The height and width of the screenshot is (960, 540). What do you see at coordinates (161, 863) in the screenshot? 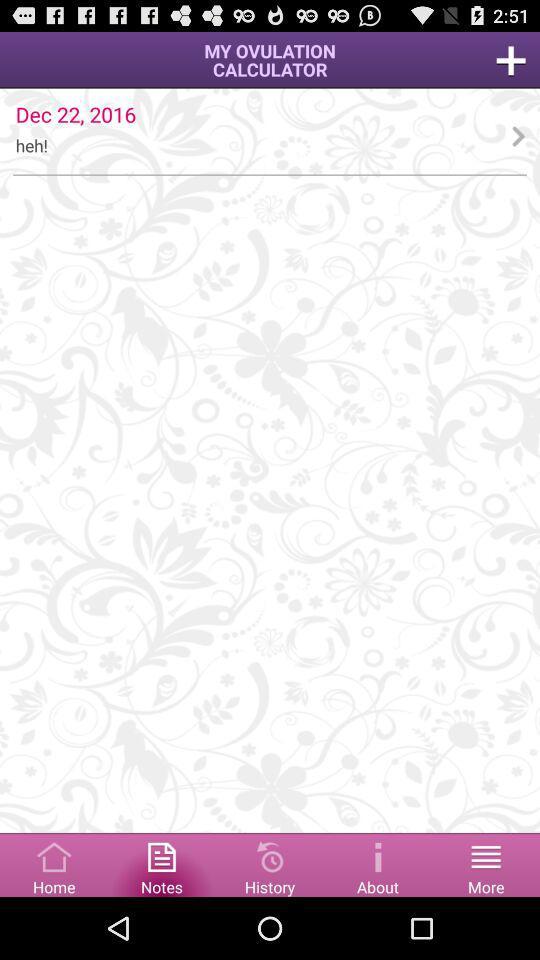
I see `notes` at bounding box center [161, 863].